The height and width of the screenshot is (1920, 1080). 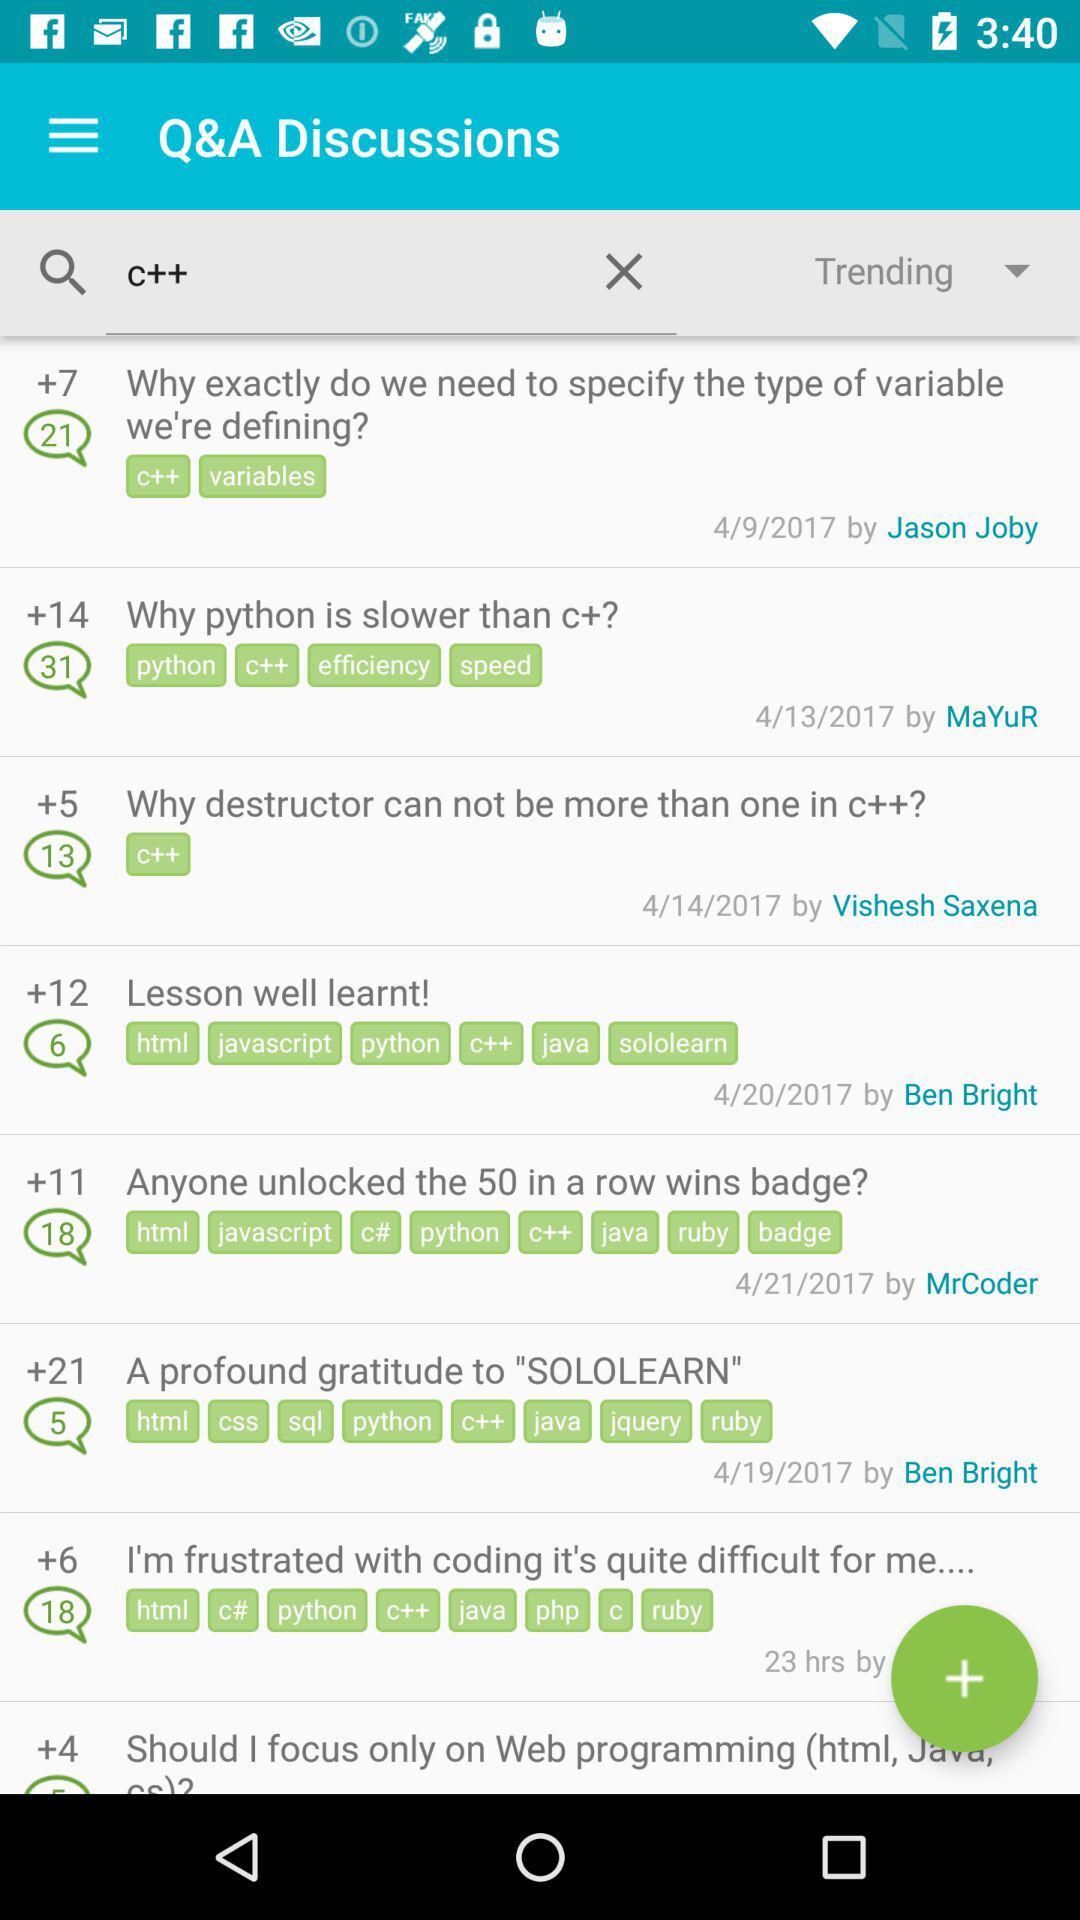 I want to click on the add icon, so click(x=963, y=1678).